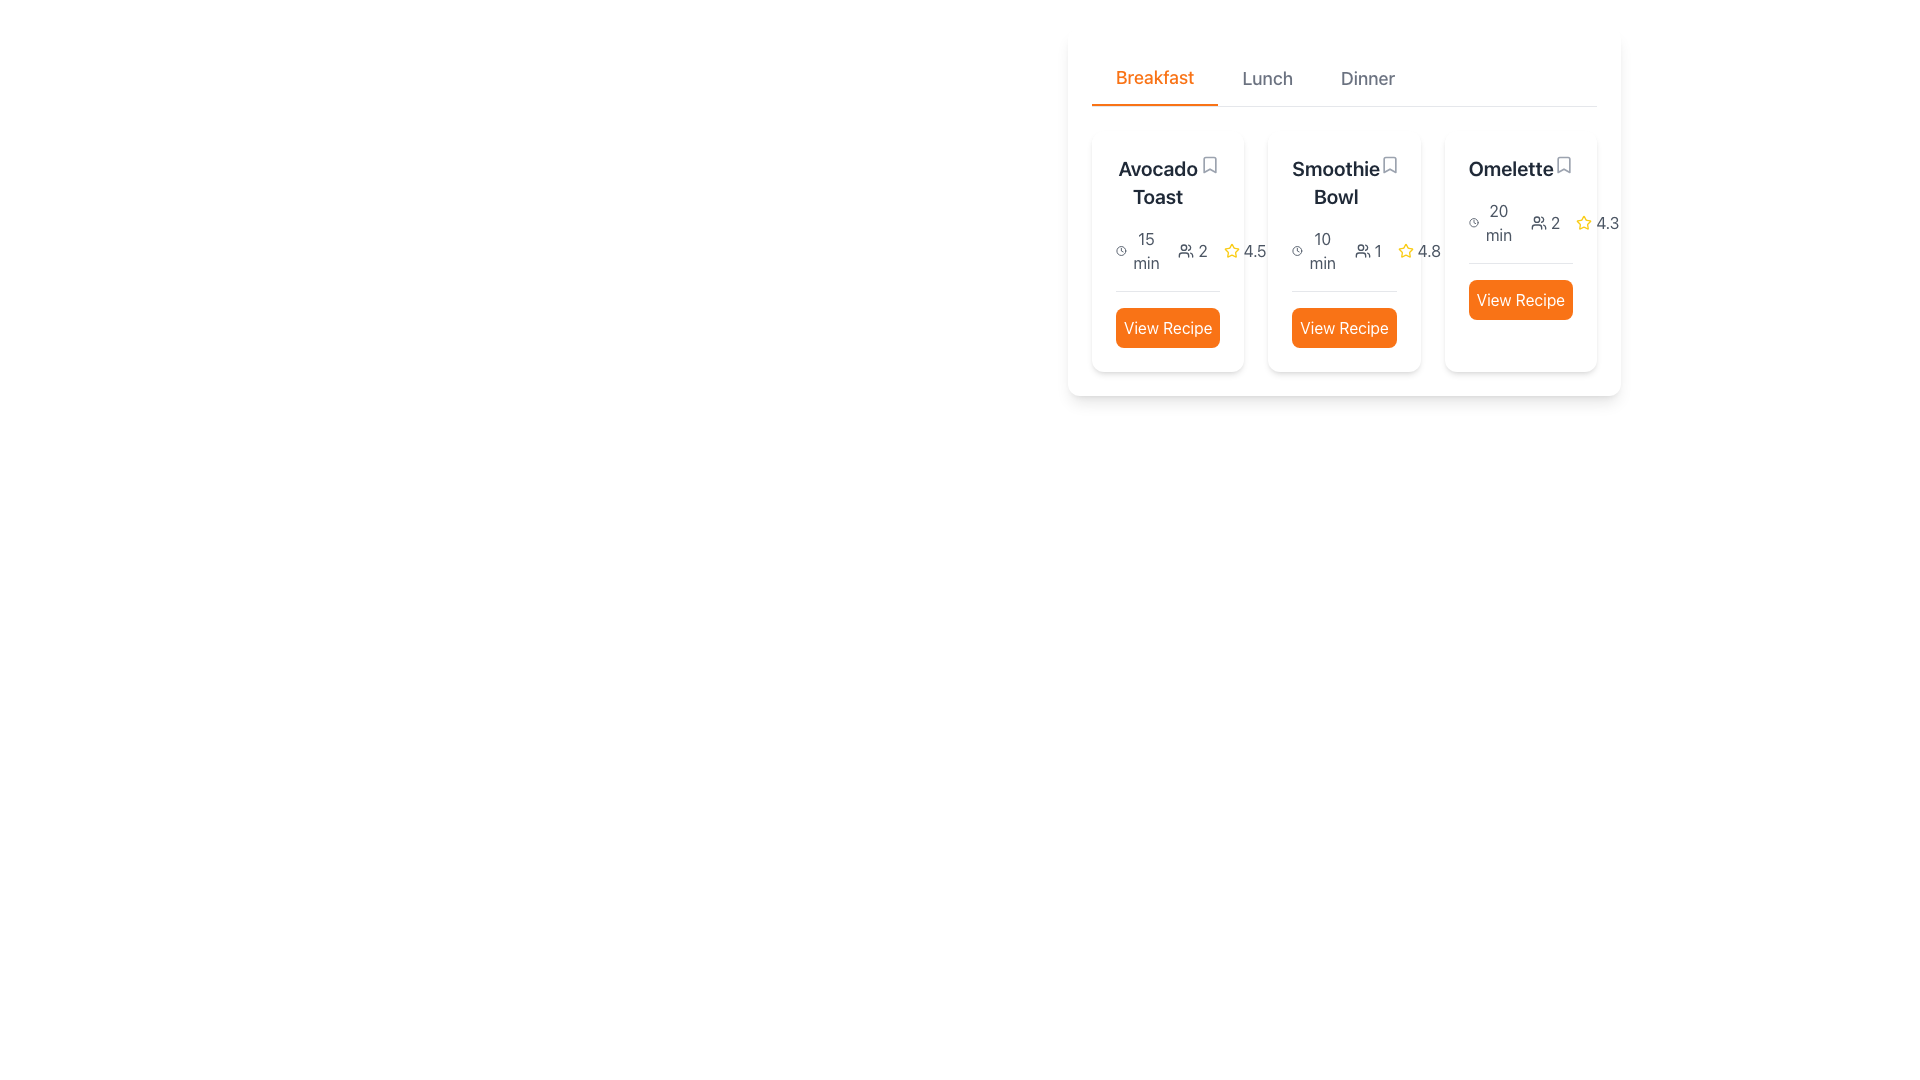 The width and height of the screenshot is (1920, 1080). I want to click on the small icon resembling a group of two people, which is located in the 'Omelette' section of the third card, immediately before the number '2', so click(1537, 223).